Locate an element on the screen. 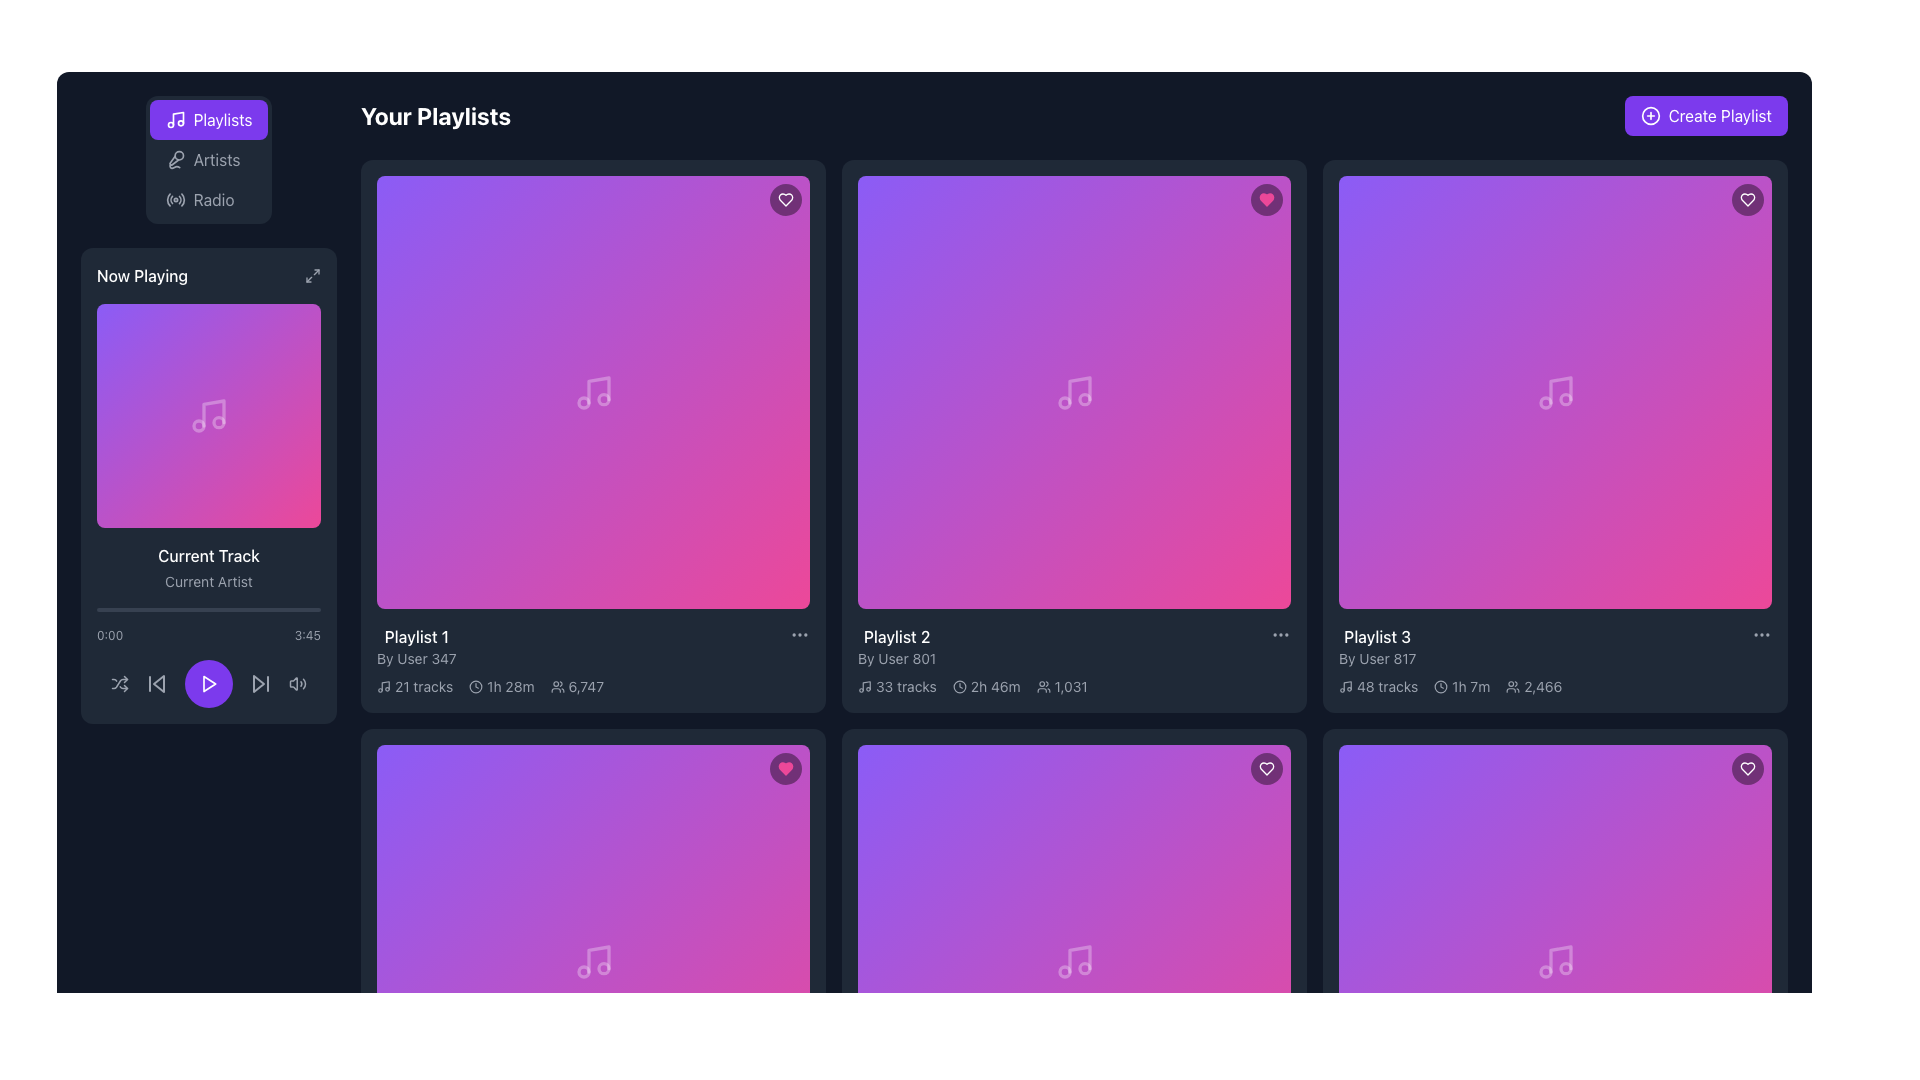 The height and width of the screenshot is (1080, 1920). the play button with an SVG play icon, located at the bottom-center of the second row, third column playlist card grid is located at coordinates (592, 960).